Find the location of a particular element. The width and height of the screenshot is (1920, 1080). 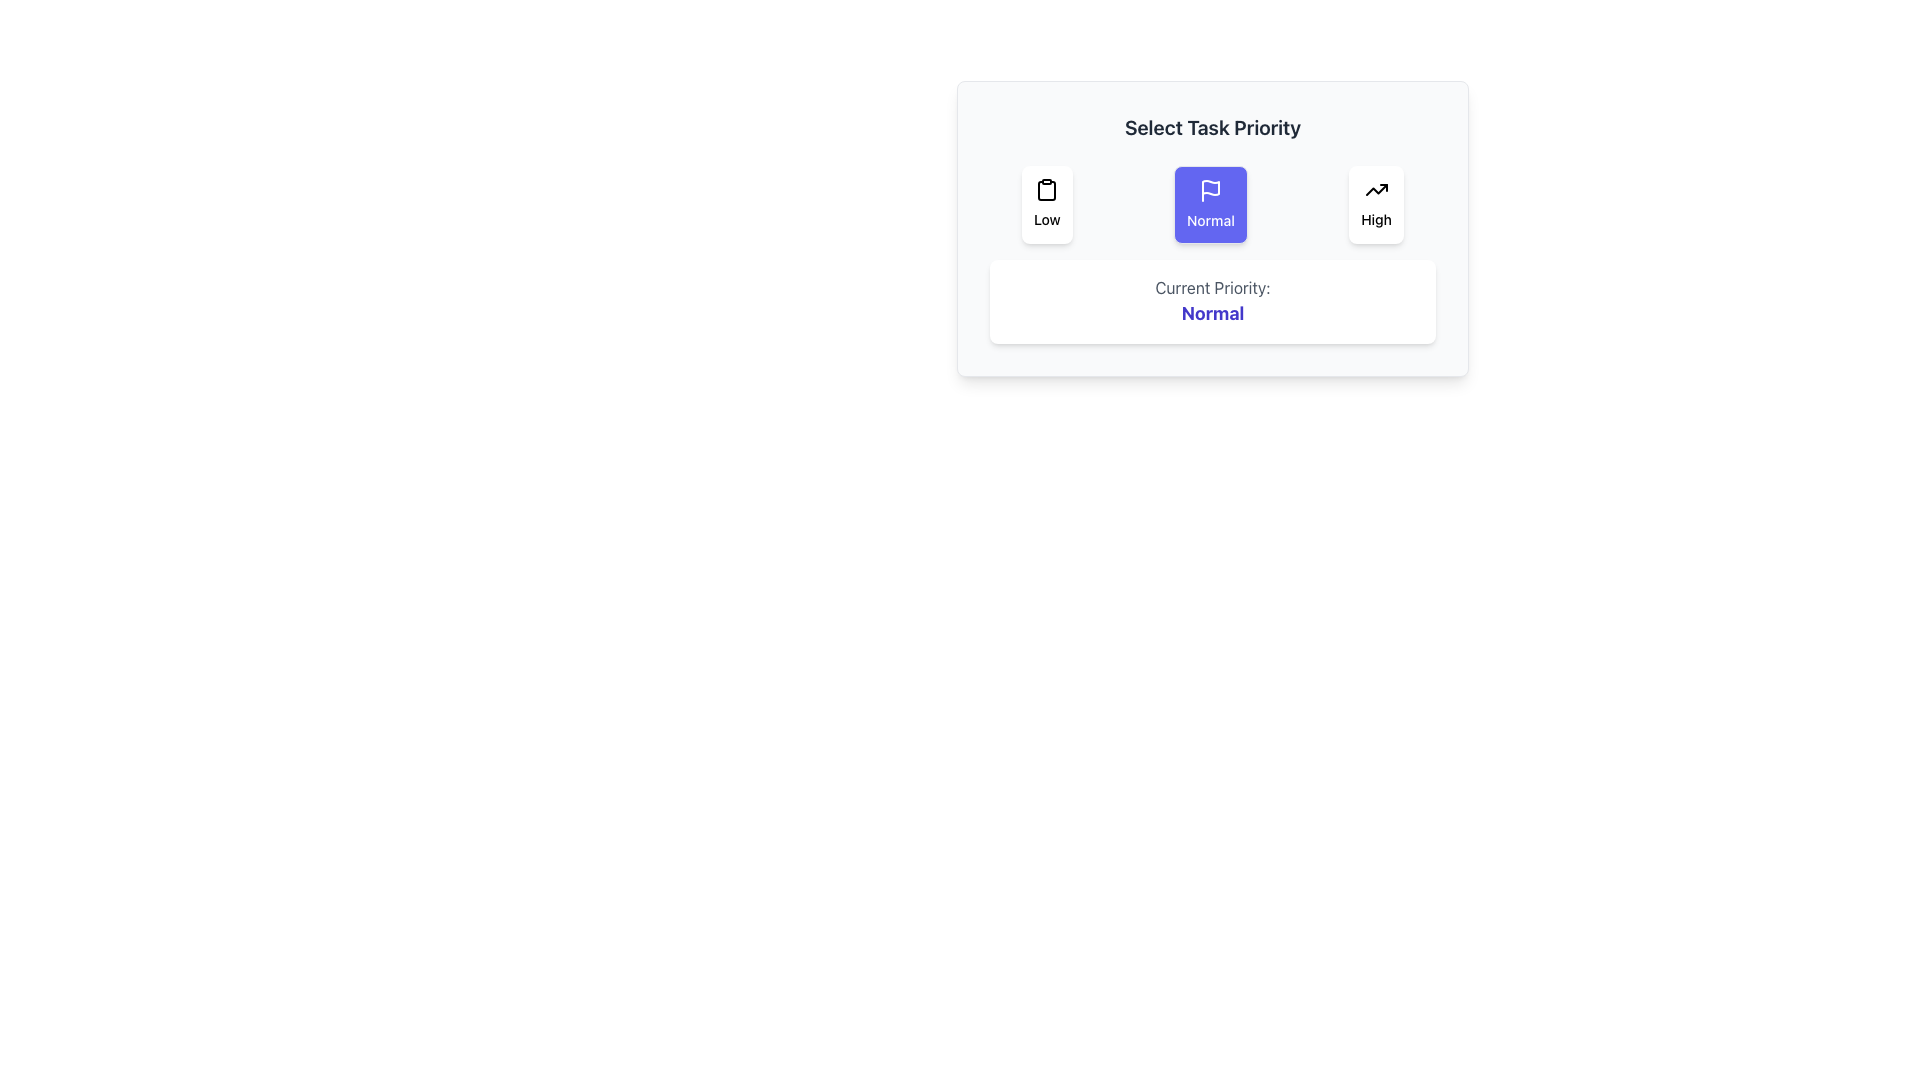

the text label that indicates the current selection within the button, located below a flag icon in the middle of the interface is located at coordinates (1209, 220).